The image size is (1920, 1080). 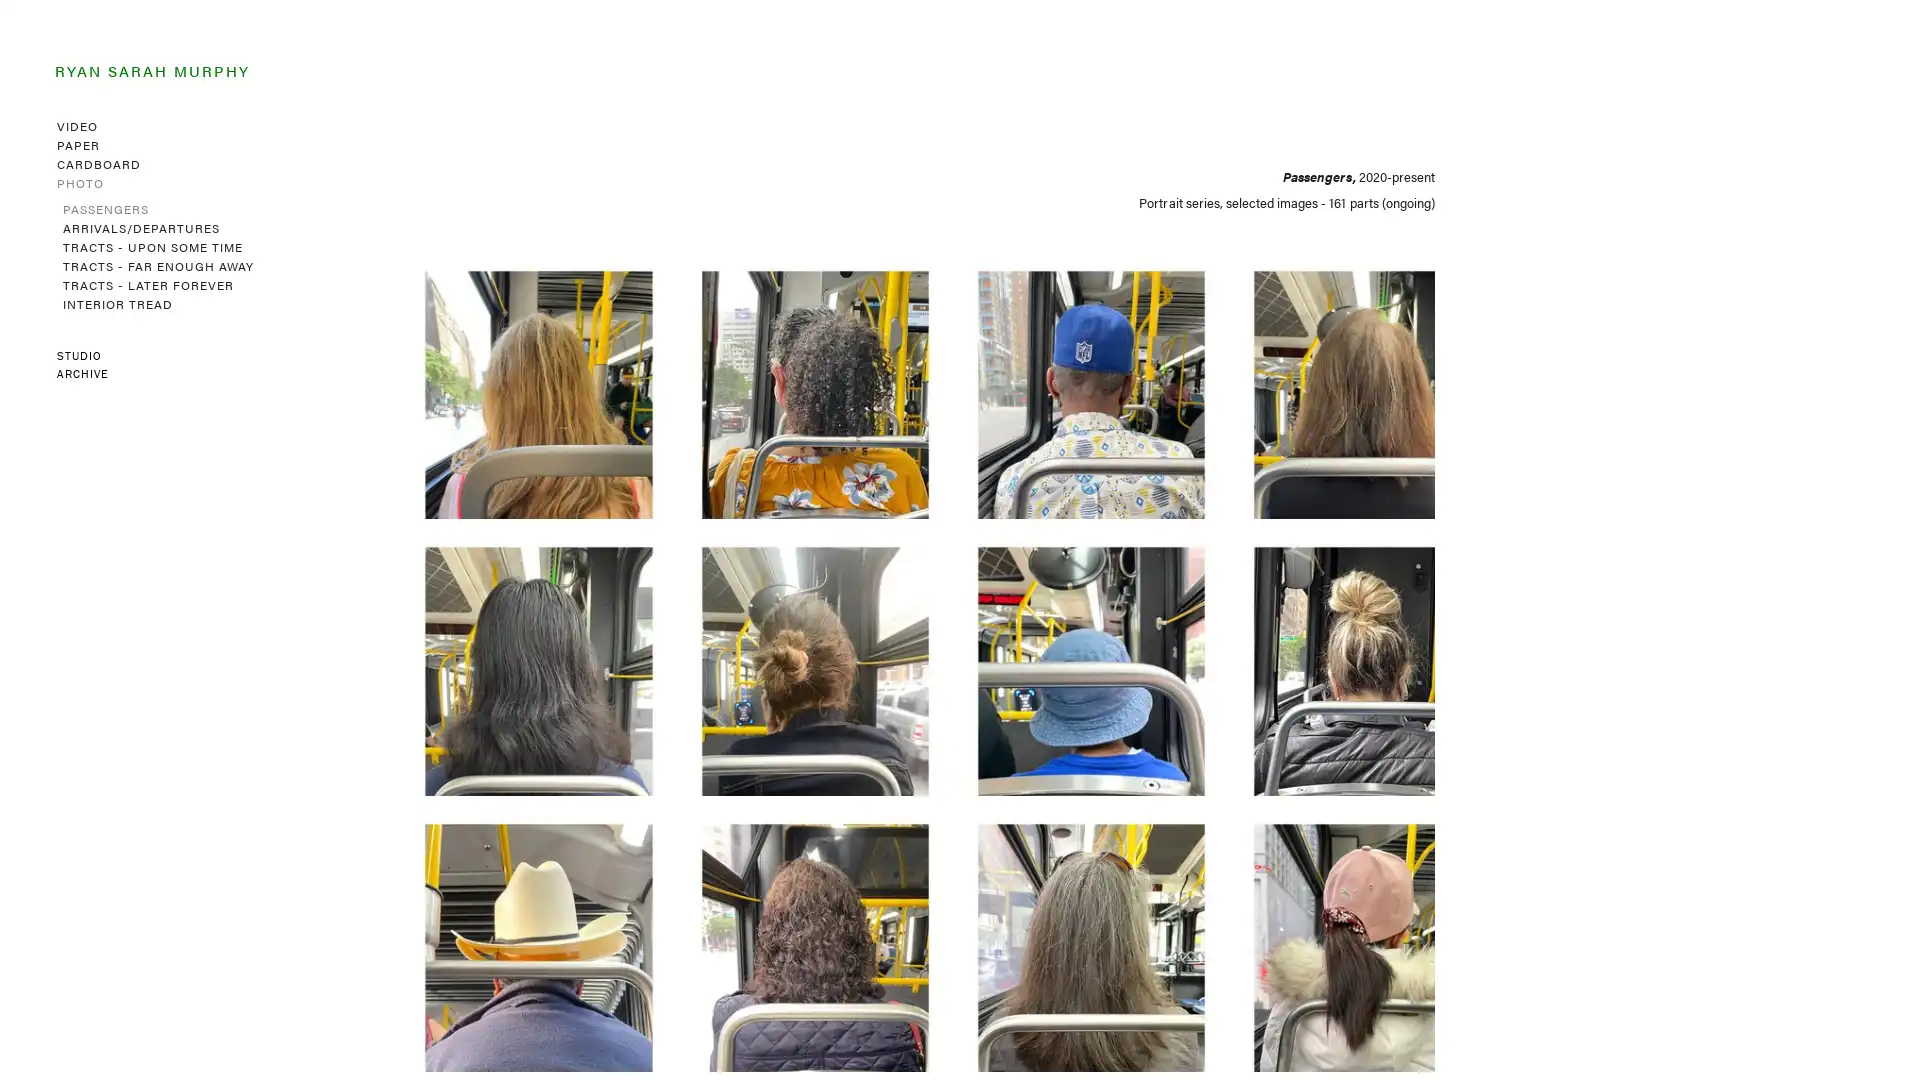 I want to click on View fullsize Passenger 159-.jpeg, so click(x=1032, y=368).